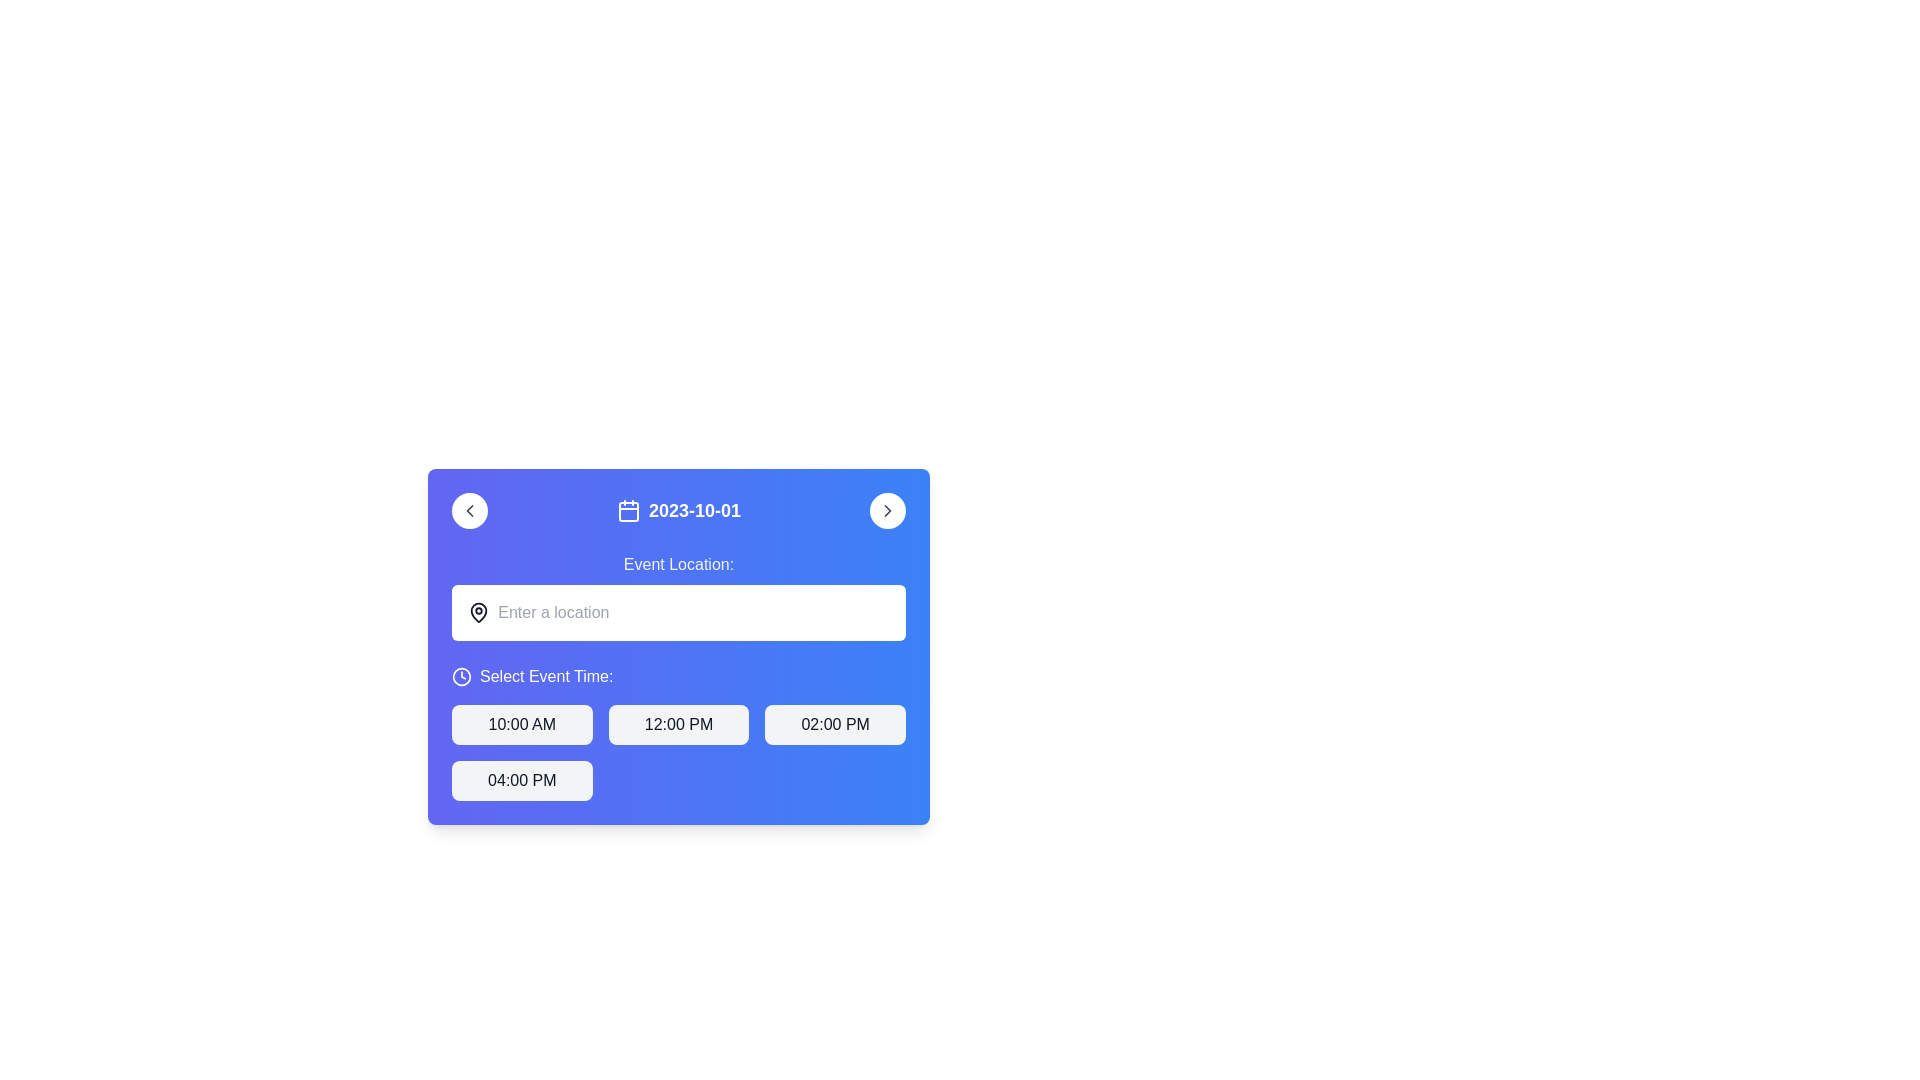 The image size is (1920, 1080). Describe the element at coordinates (887, 509) in the screenshot. I see `the right-pointing chevron icon which is part of a navigation component in the interface` at that location.